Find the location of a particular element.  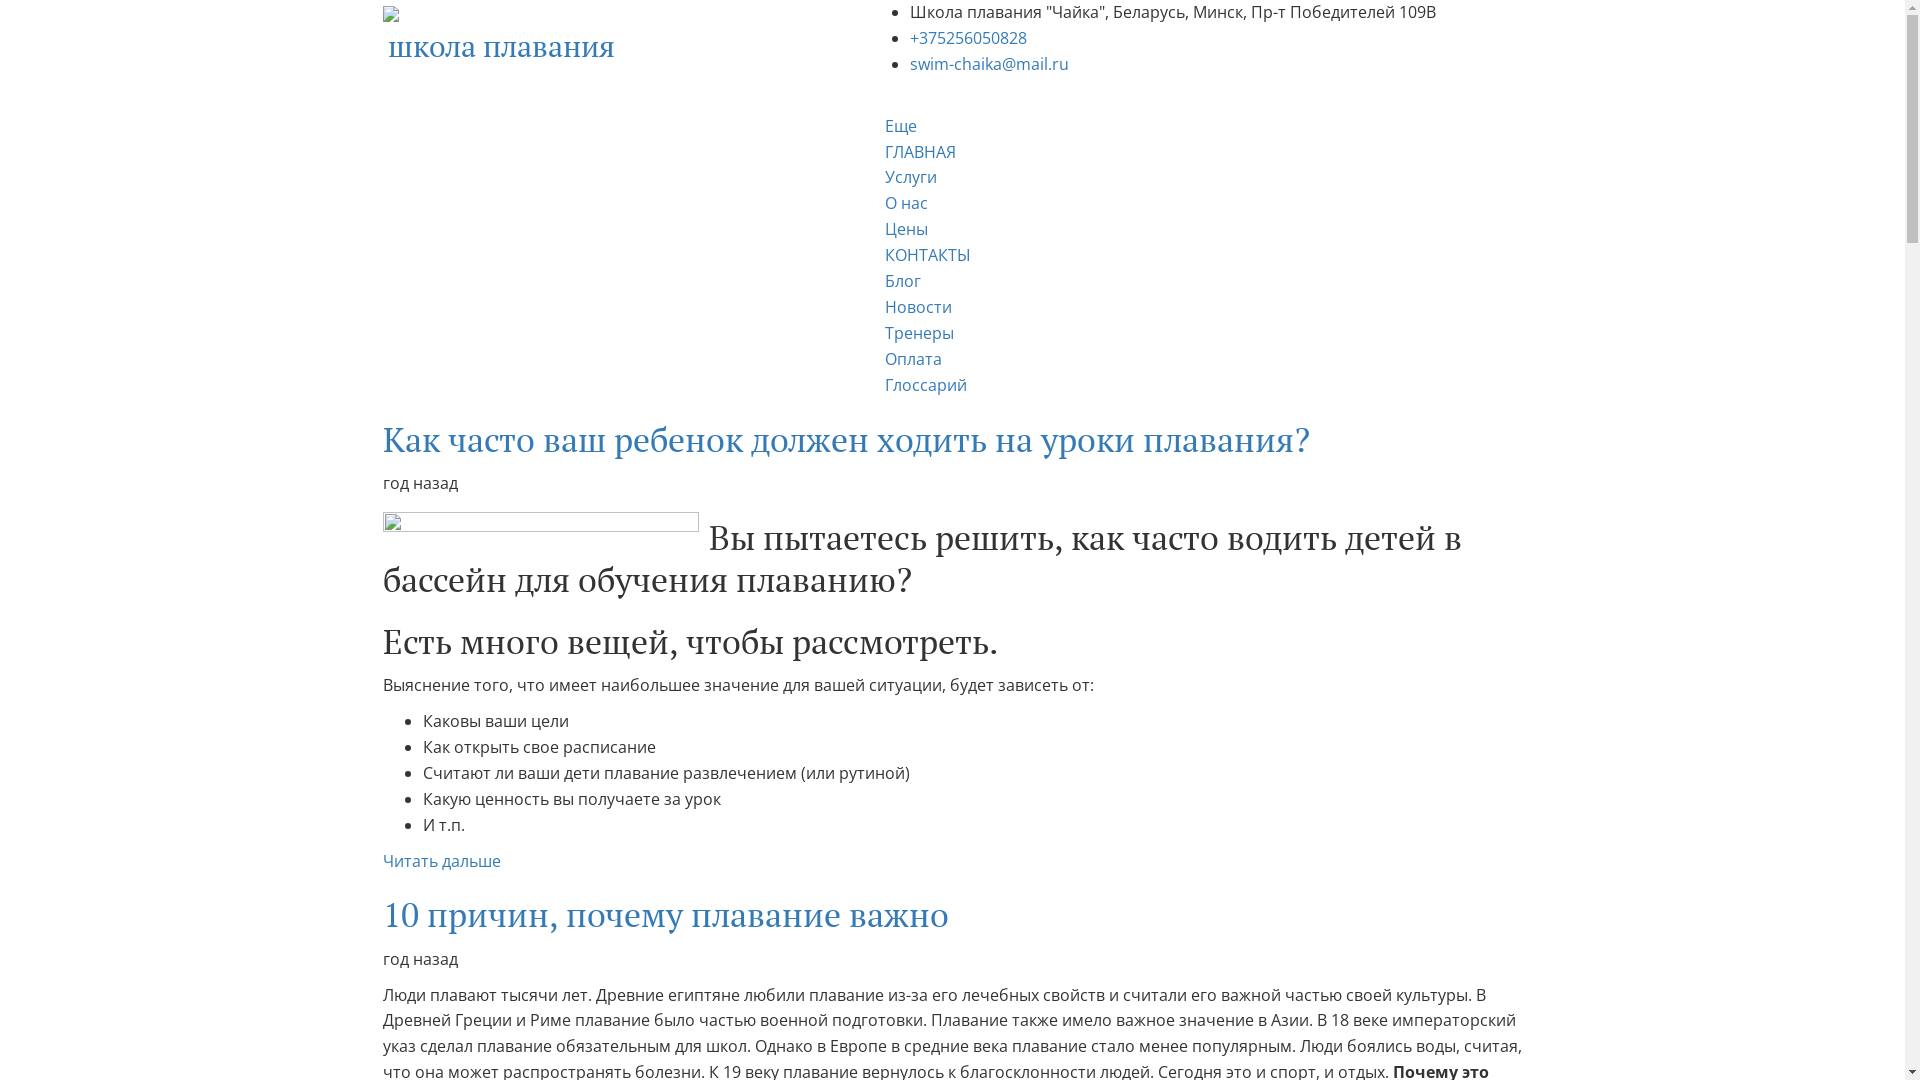

'swim-chaika@mail.ru' is located at coordinates (989, 63).